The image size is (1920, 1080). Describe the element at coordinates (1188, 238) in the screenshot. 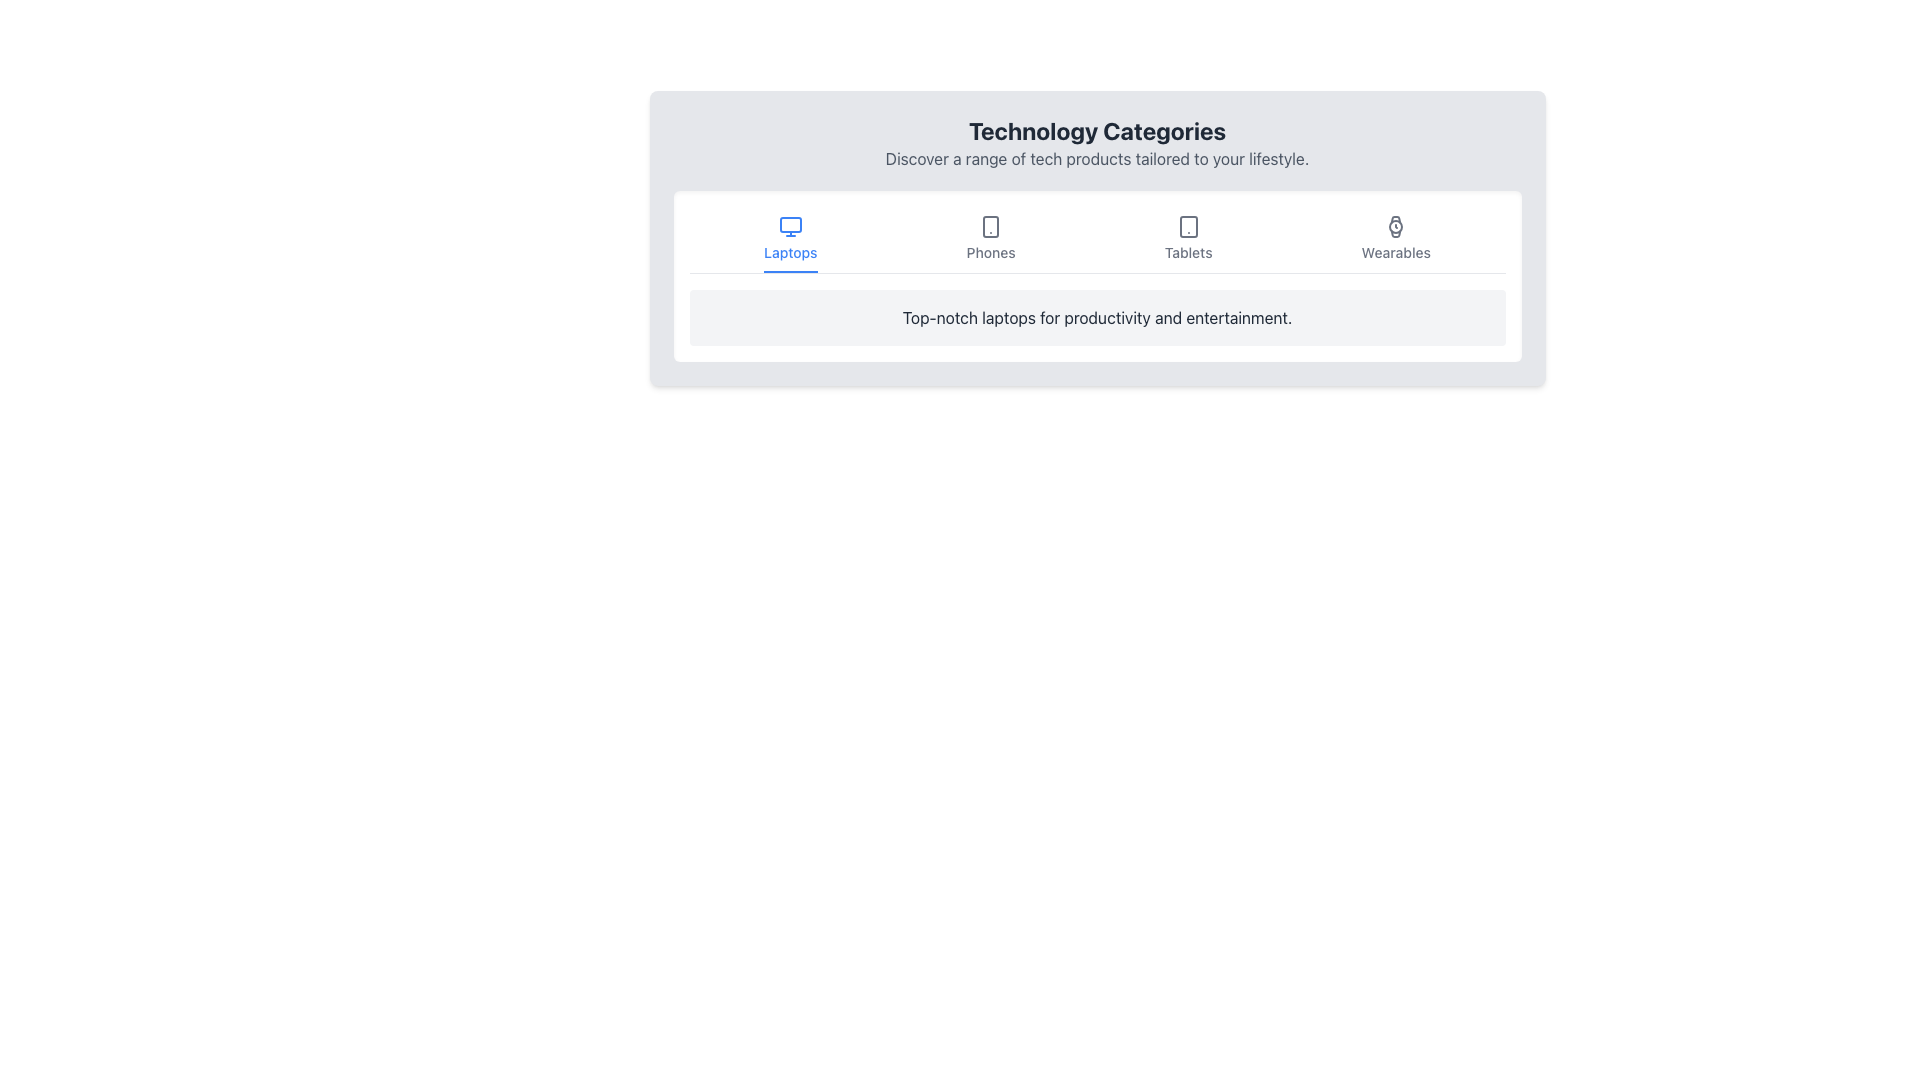

I see `the 'Tablets' button, which is the third button in a horizontal row of technology category buttons` at that location.